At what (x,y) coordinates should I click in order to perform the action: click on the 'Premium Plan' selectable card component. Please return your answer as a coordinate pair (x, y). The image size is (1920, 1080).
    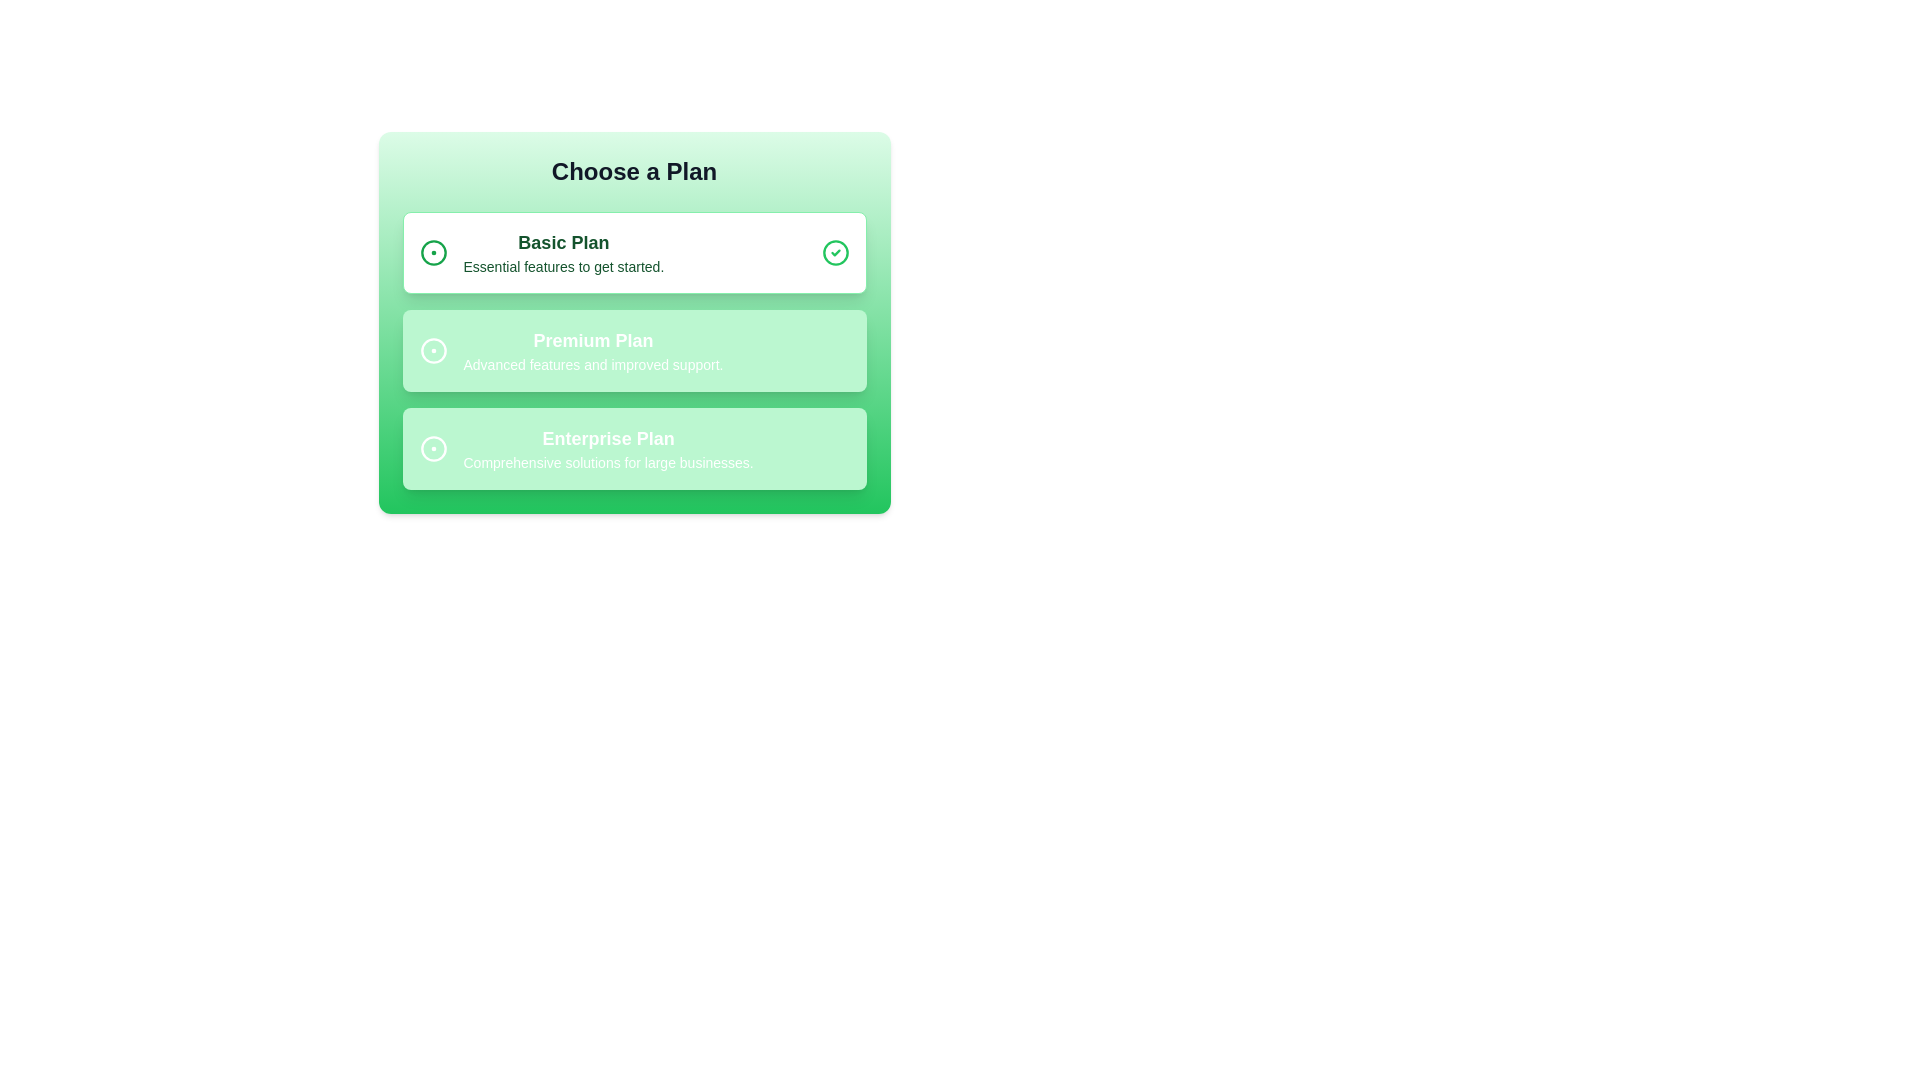
    Looking at the image, I should click on (633, 350).